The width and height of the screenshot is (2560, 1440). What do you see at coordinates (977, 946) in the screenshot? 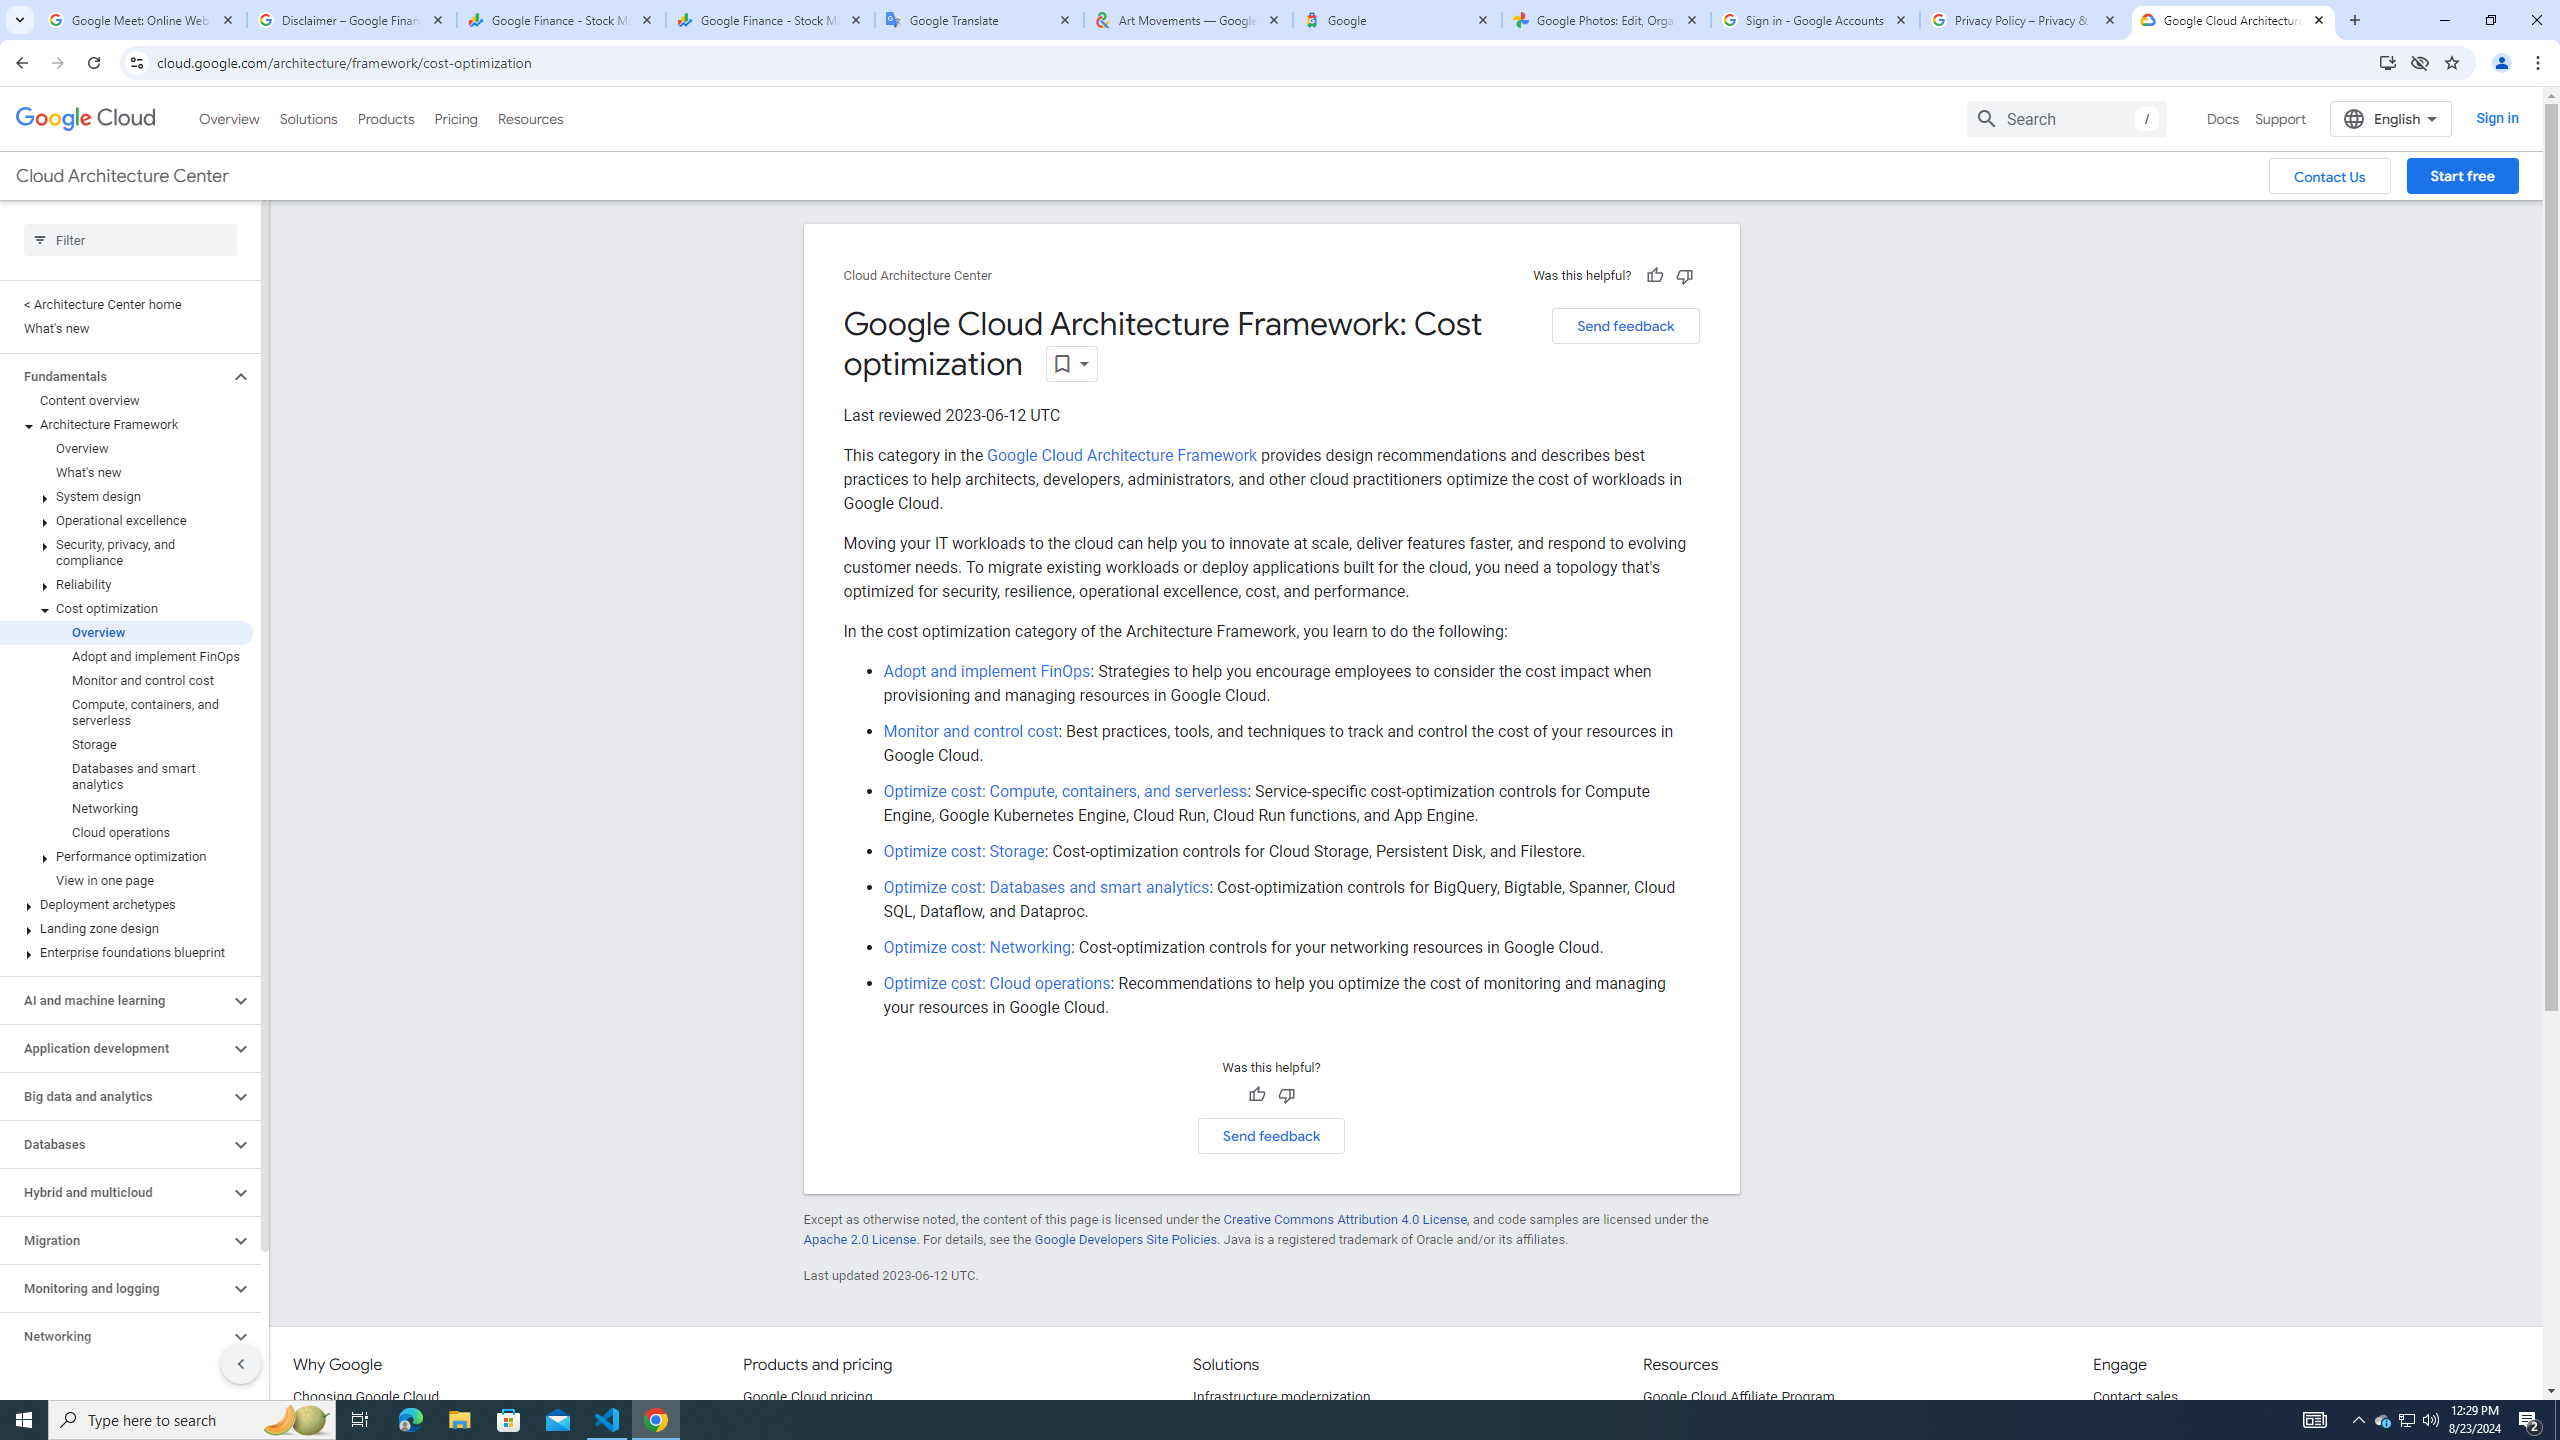
I see `'Optimize cost: Networking'` at bounding box center [977, 946].